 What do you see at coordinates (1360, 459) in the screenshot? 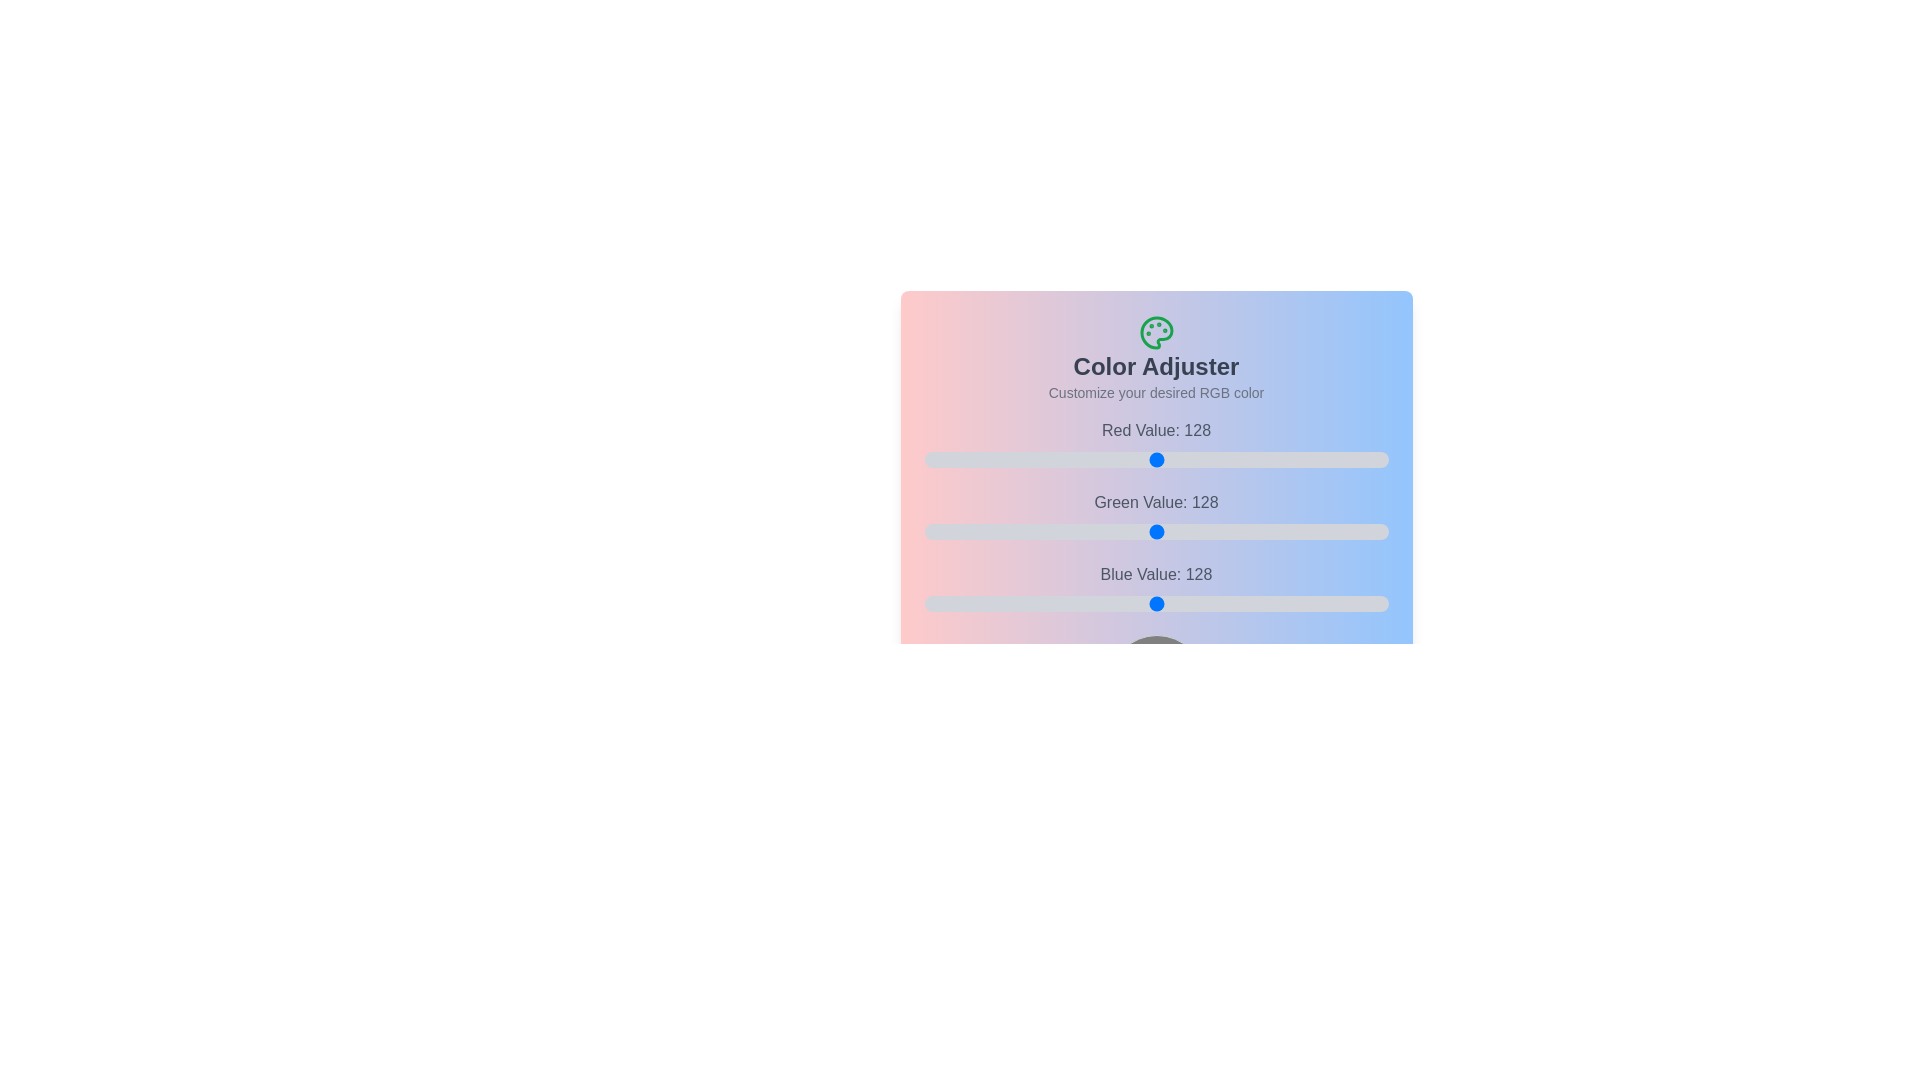
I see `the 0 slider to 224` at bounding box center [1360, 459].